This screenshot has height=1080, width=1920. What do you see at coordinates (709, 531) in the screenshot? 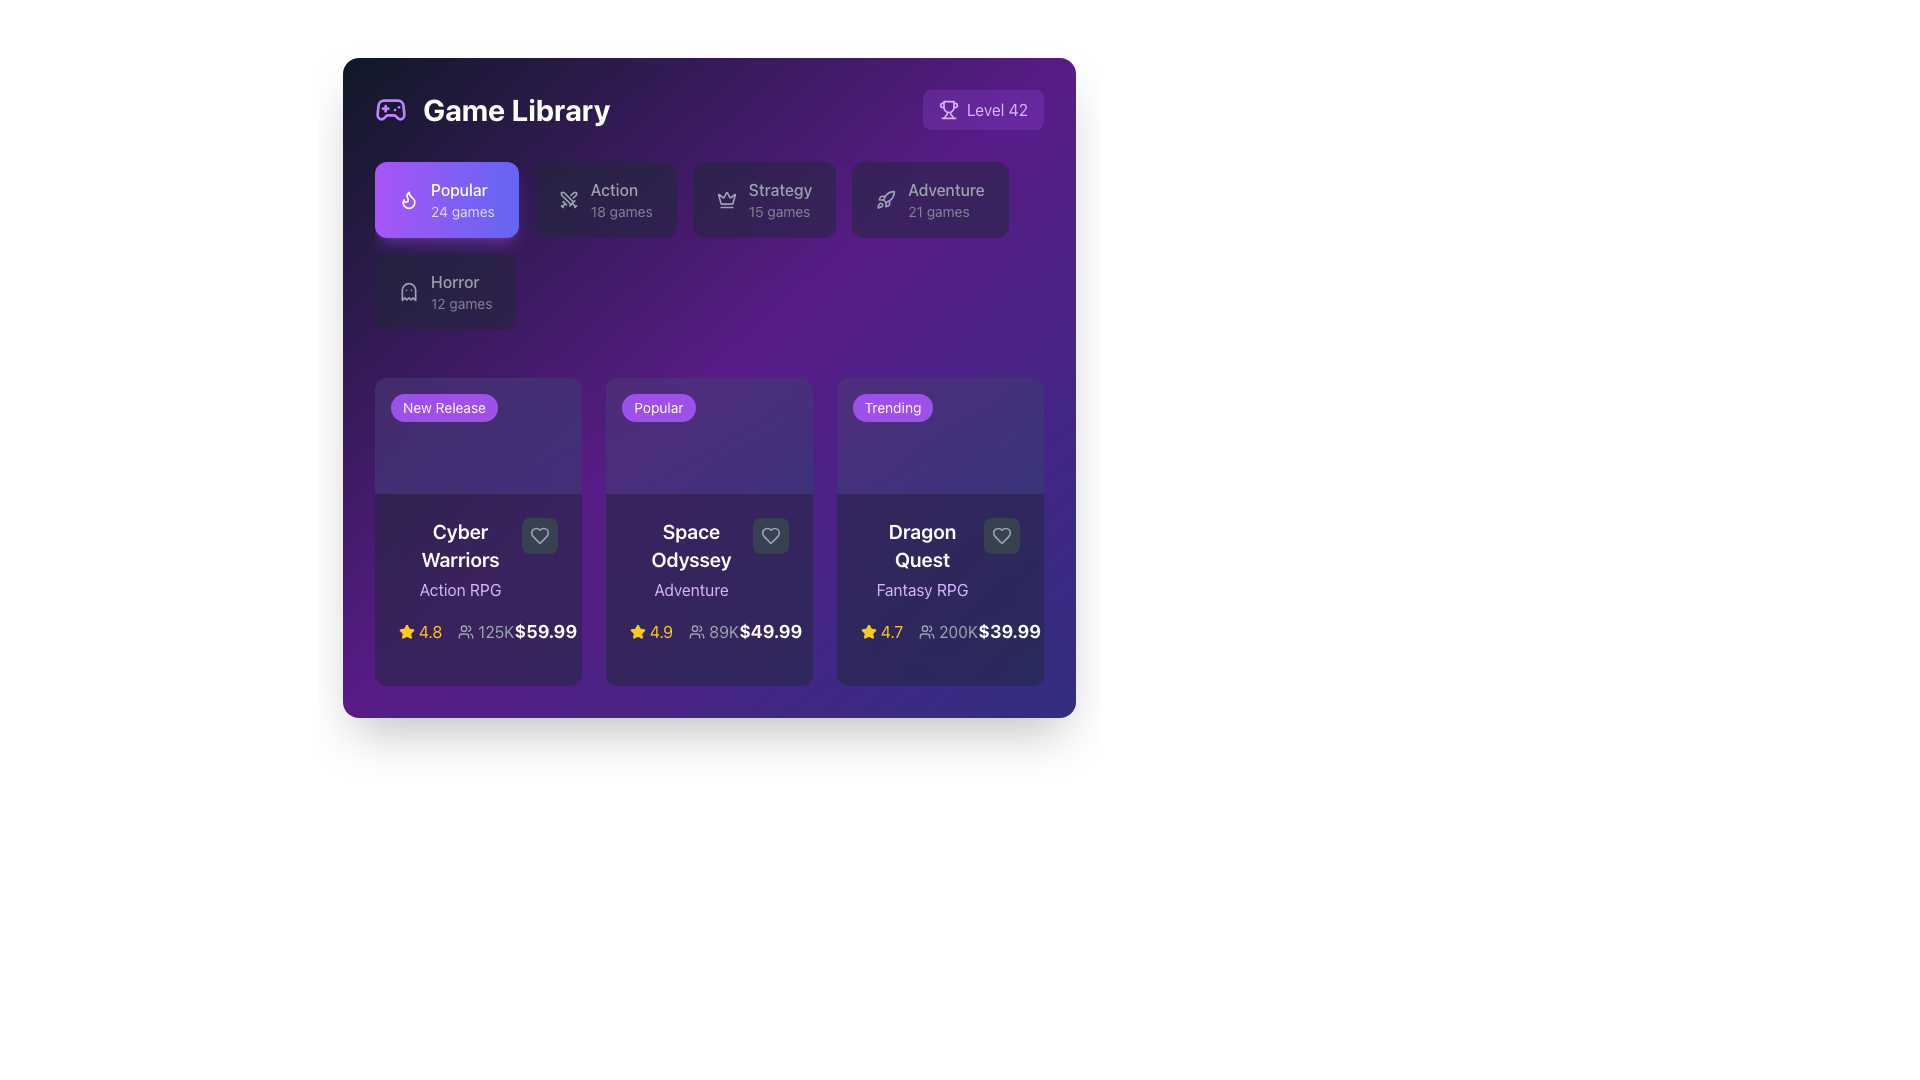
I see `a game card within the 'Game Library' section` at bounding box center [709, 531].